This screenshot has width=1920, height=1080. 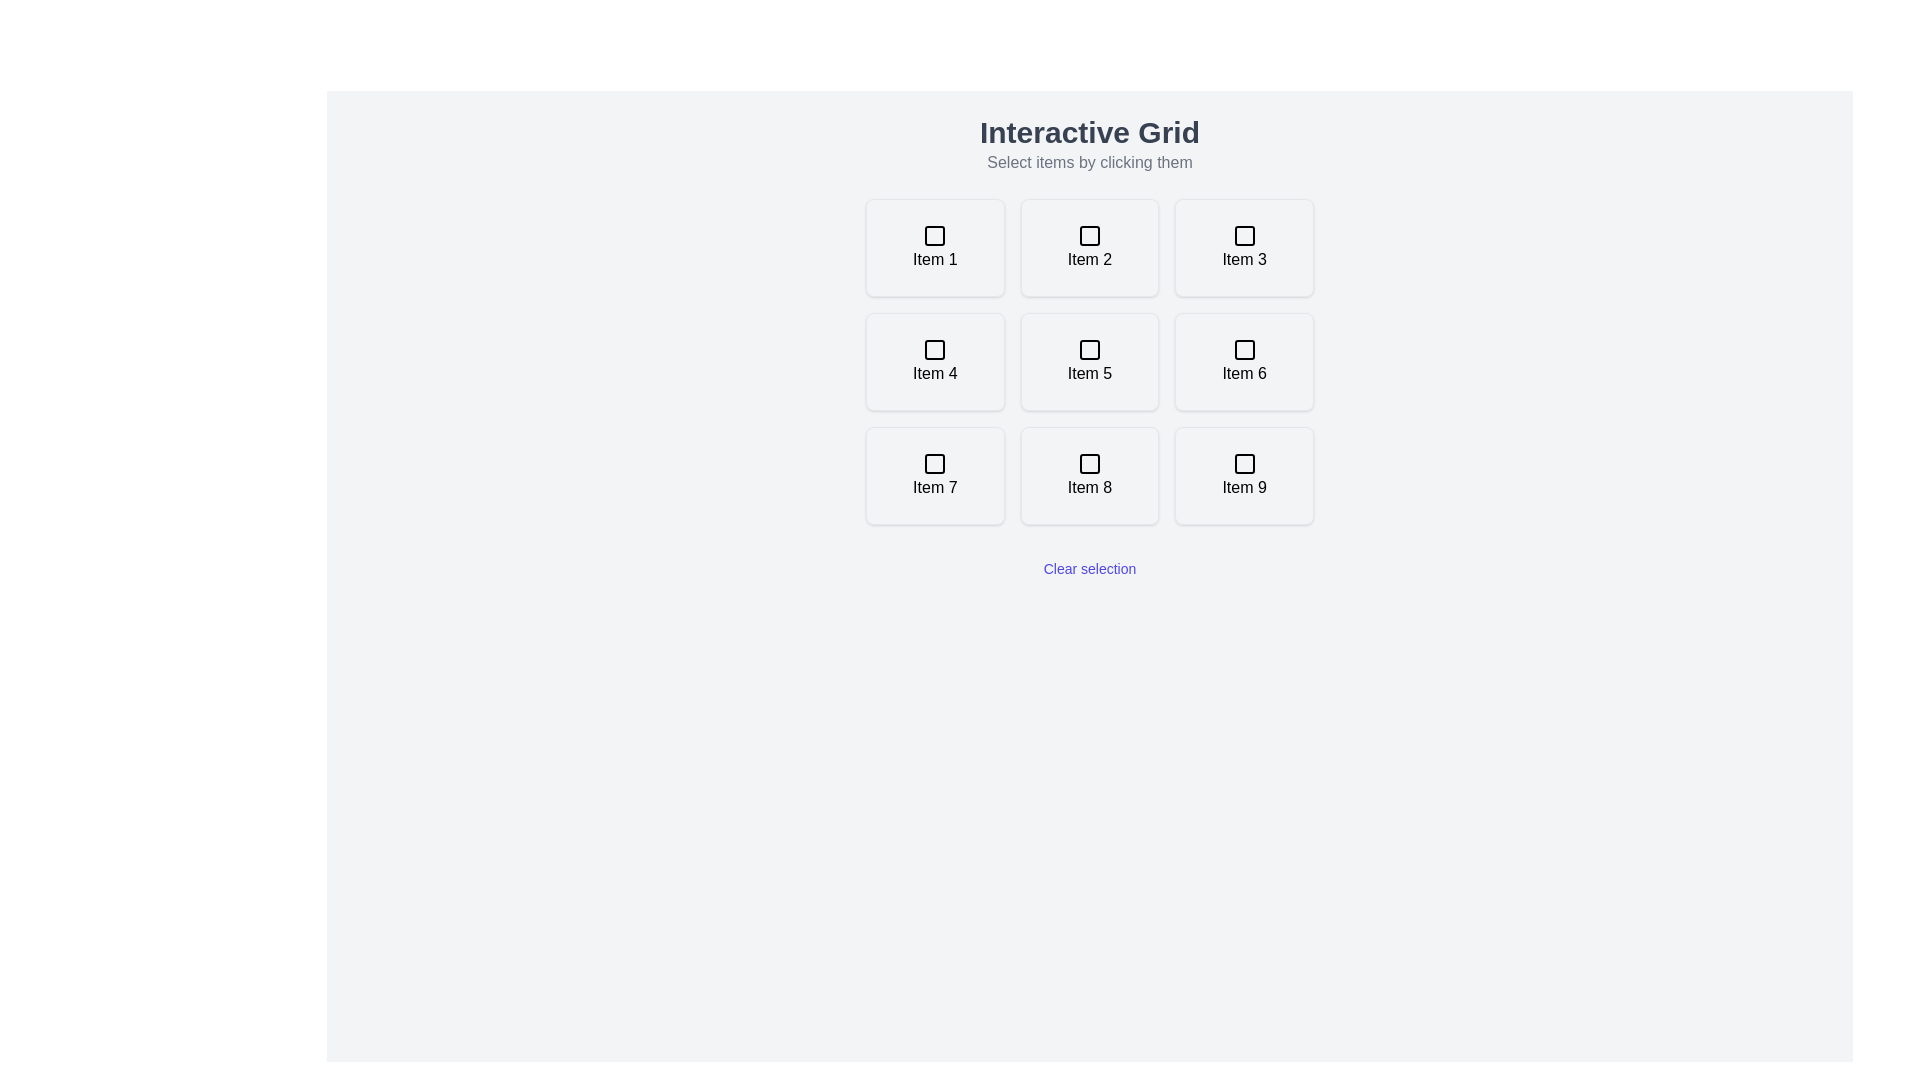 What do you see at coordinates (1088, 475) in the screenshot?
I see `the button labeled 'Item 8' using keyboard navigation` at bounding box center [1088, 475].